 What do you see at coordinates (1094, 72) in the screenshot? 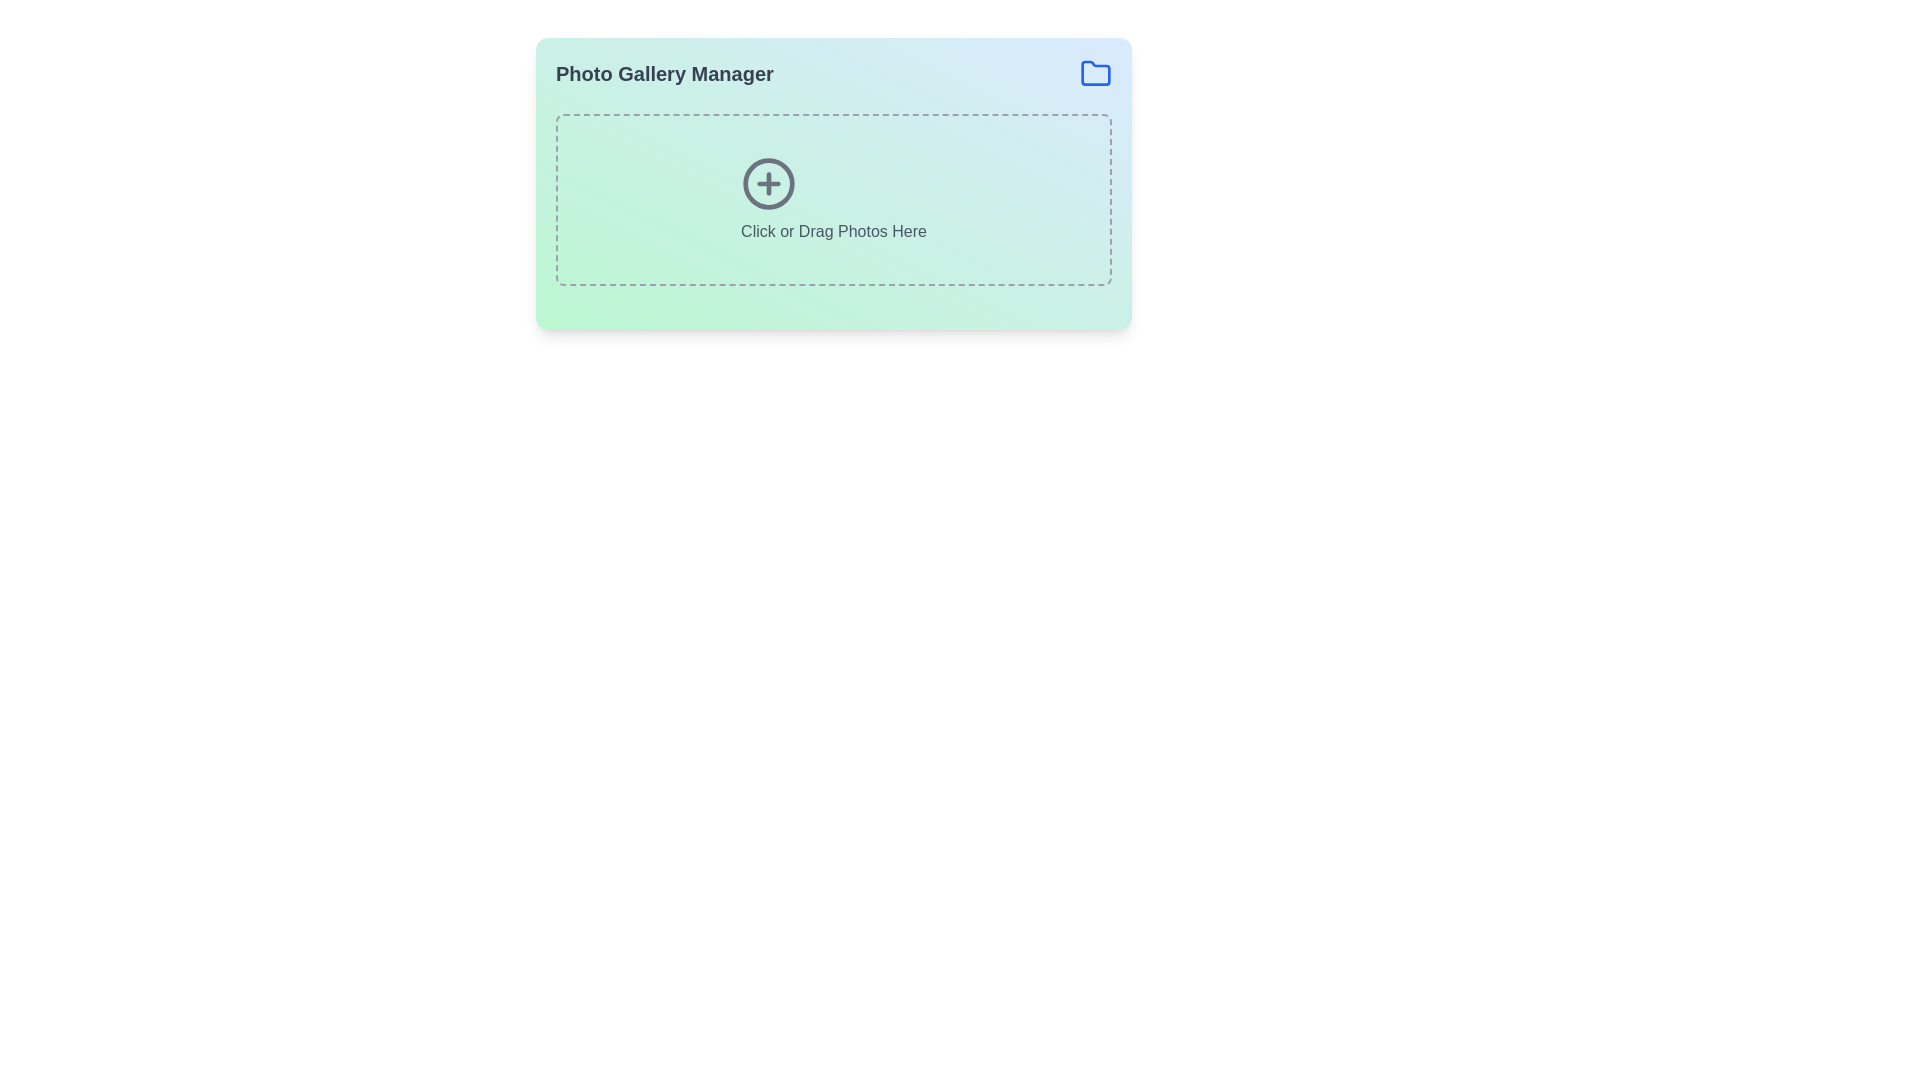
I see `the blue folder icon located in the top-right corner of a card component` at bounding box center [1094, 72].